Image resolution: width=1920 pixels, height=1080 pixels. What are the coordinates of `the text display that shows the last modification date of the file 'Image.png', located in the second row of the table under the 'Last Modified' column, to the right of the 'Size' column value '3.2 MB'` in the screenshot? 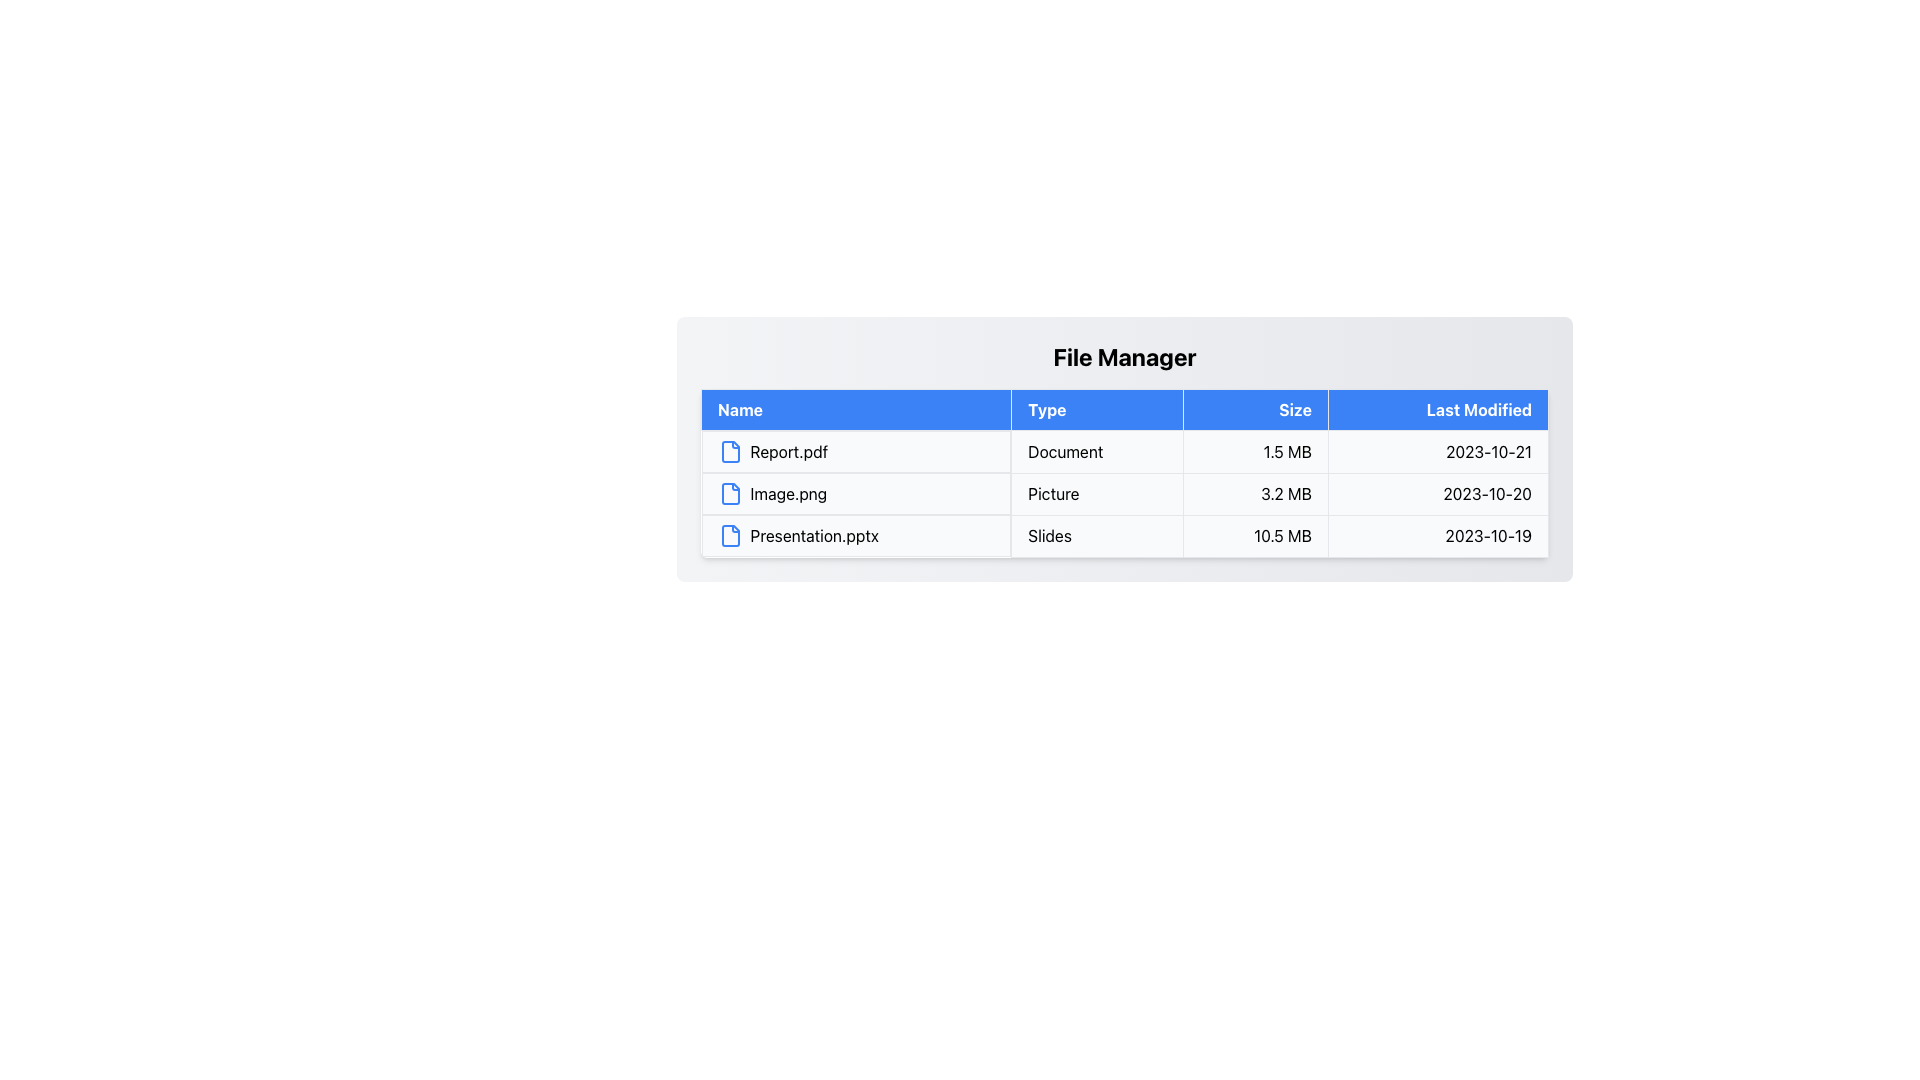 It's located at (1437, 493).